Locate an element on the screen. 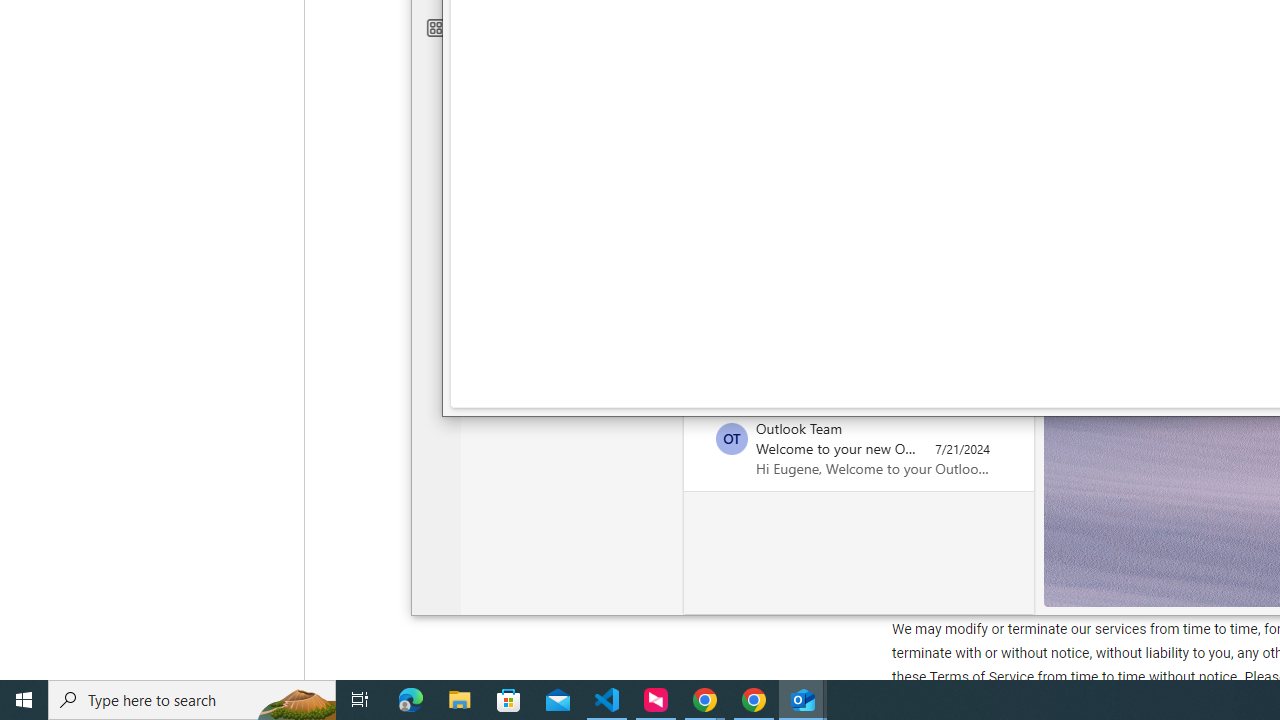  'Google Chrome - 1 running window' is located at coordinates (753, 698).